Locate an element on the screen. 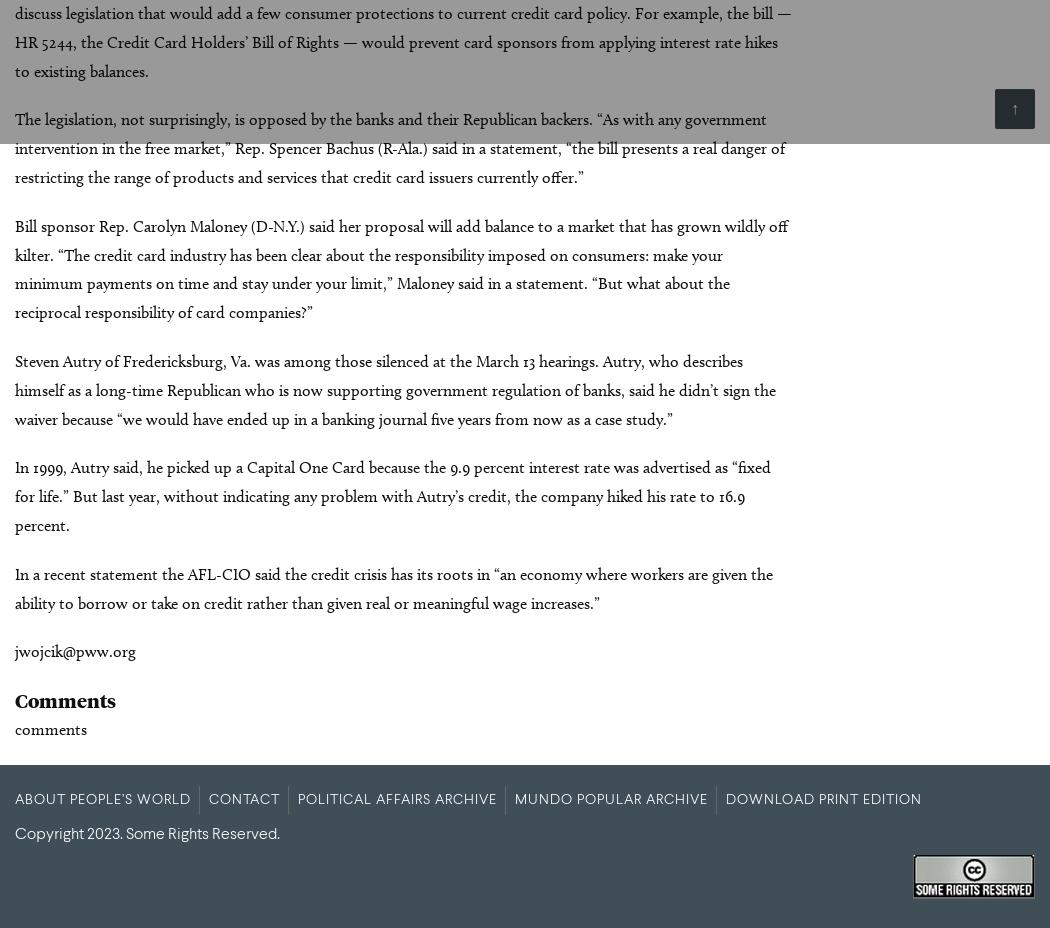 This screenshot has height=928, width=1050. 'Political Affairs Archive' is located at coordinates (397, 798).